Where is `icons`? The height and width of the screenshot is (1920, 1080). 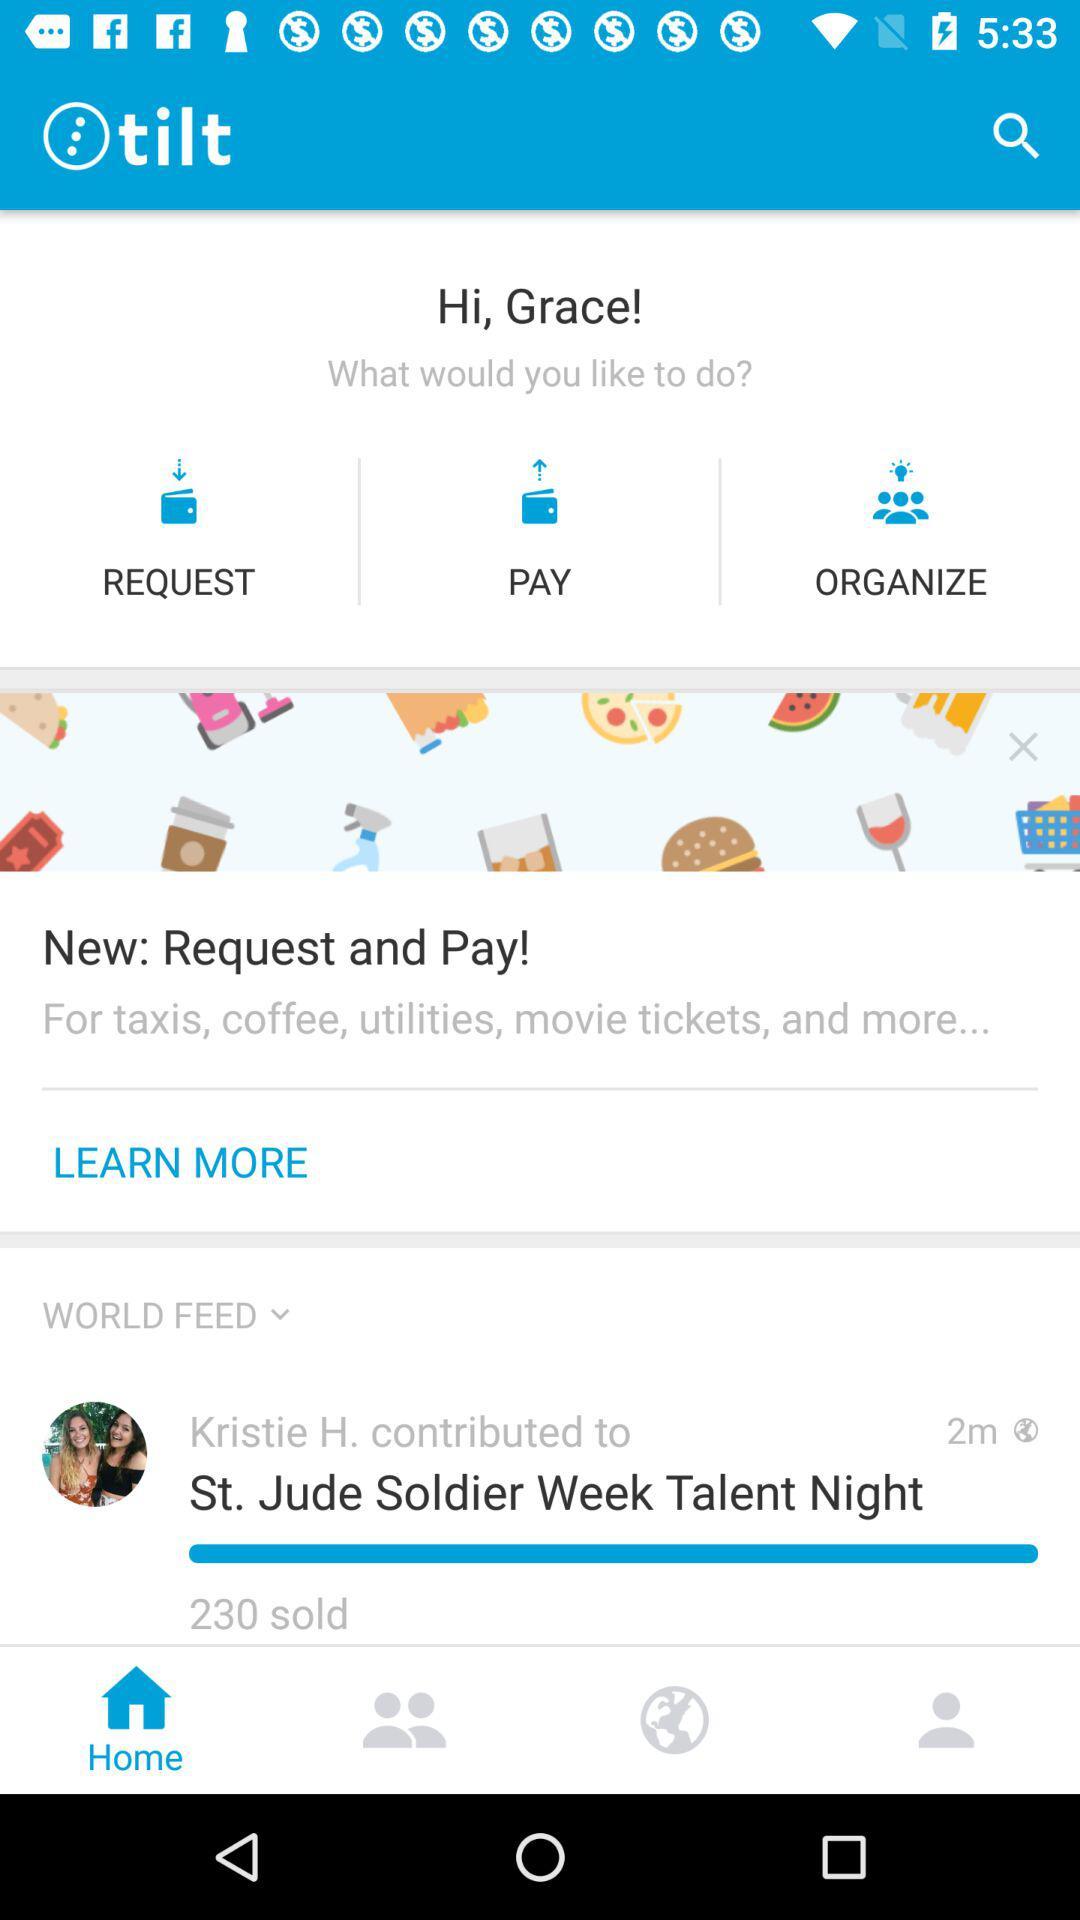 icons is located at coordinates (1023, 745).